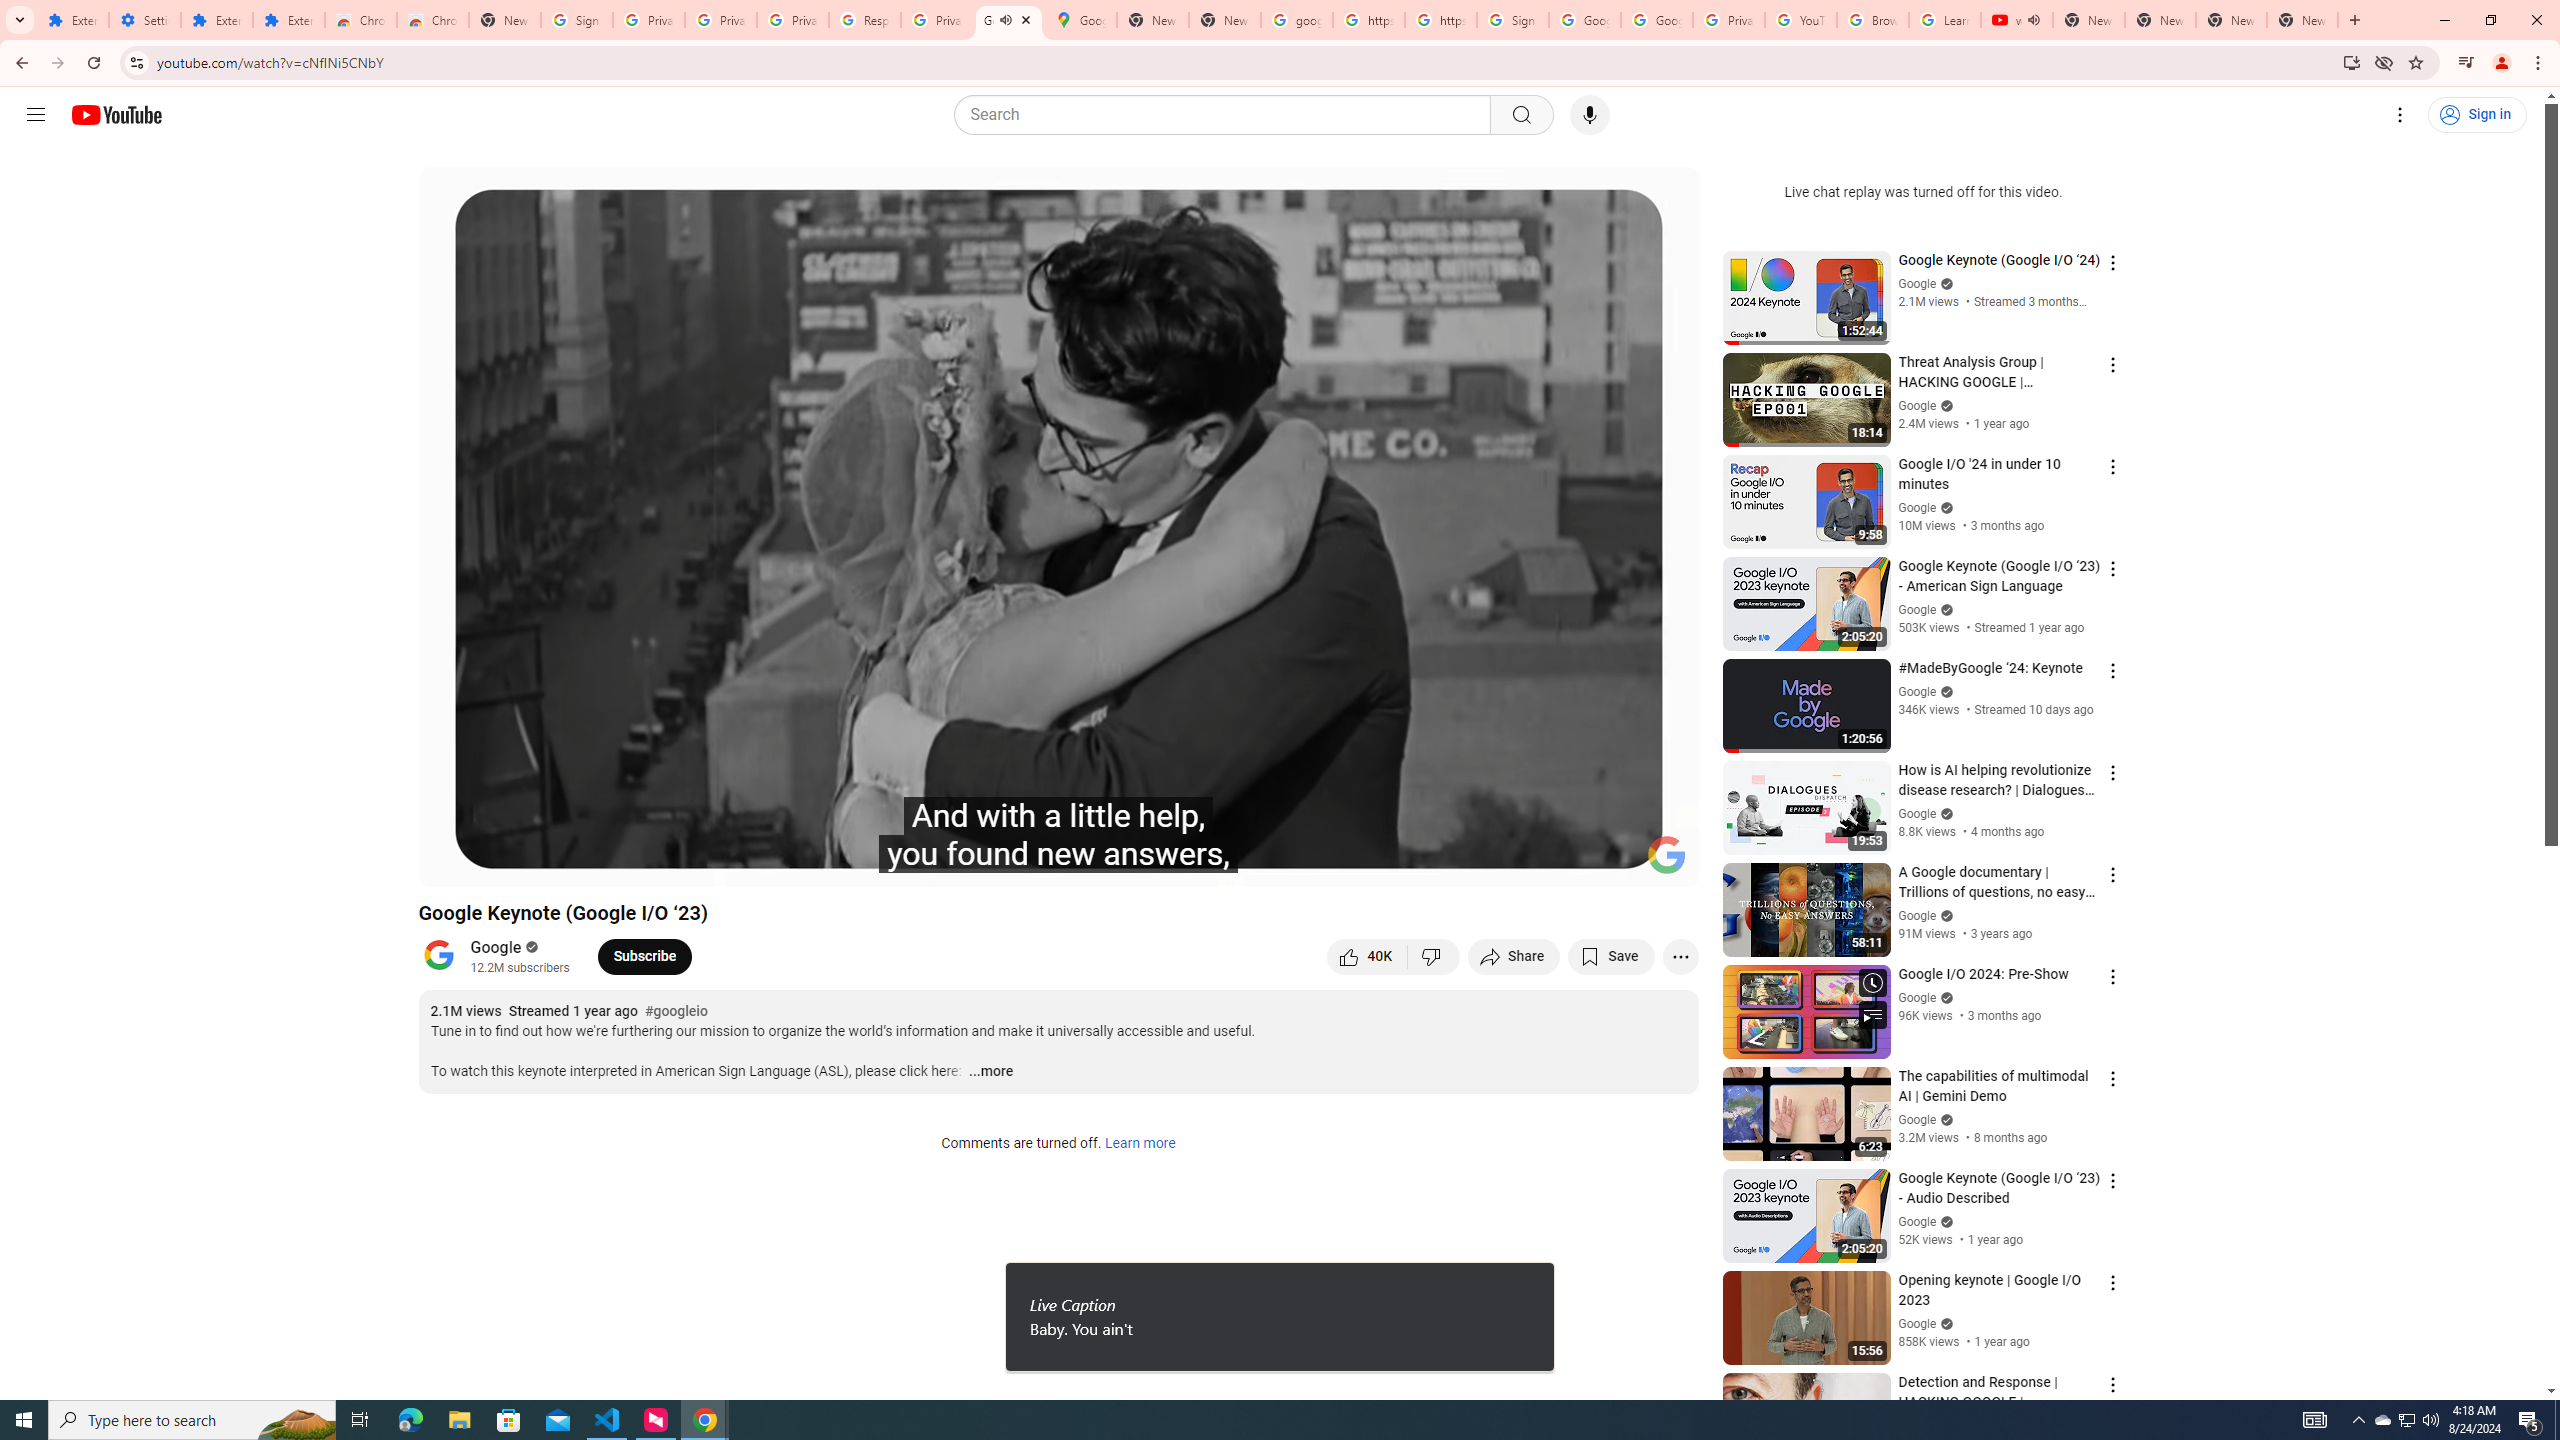  Describe the element at coordinates (1614, 862) in the screenshot. I see `'Theater mode (t)'` at that location.